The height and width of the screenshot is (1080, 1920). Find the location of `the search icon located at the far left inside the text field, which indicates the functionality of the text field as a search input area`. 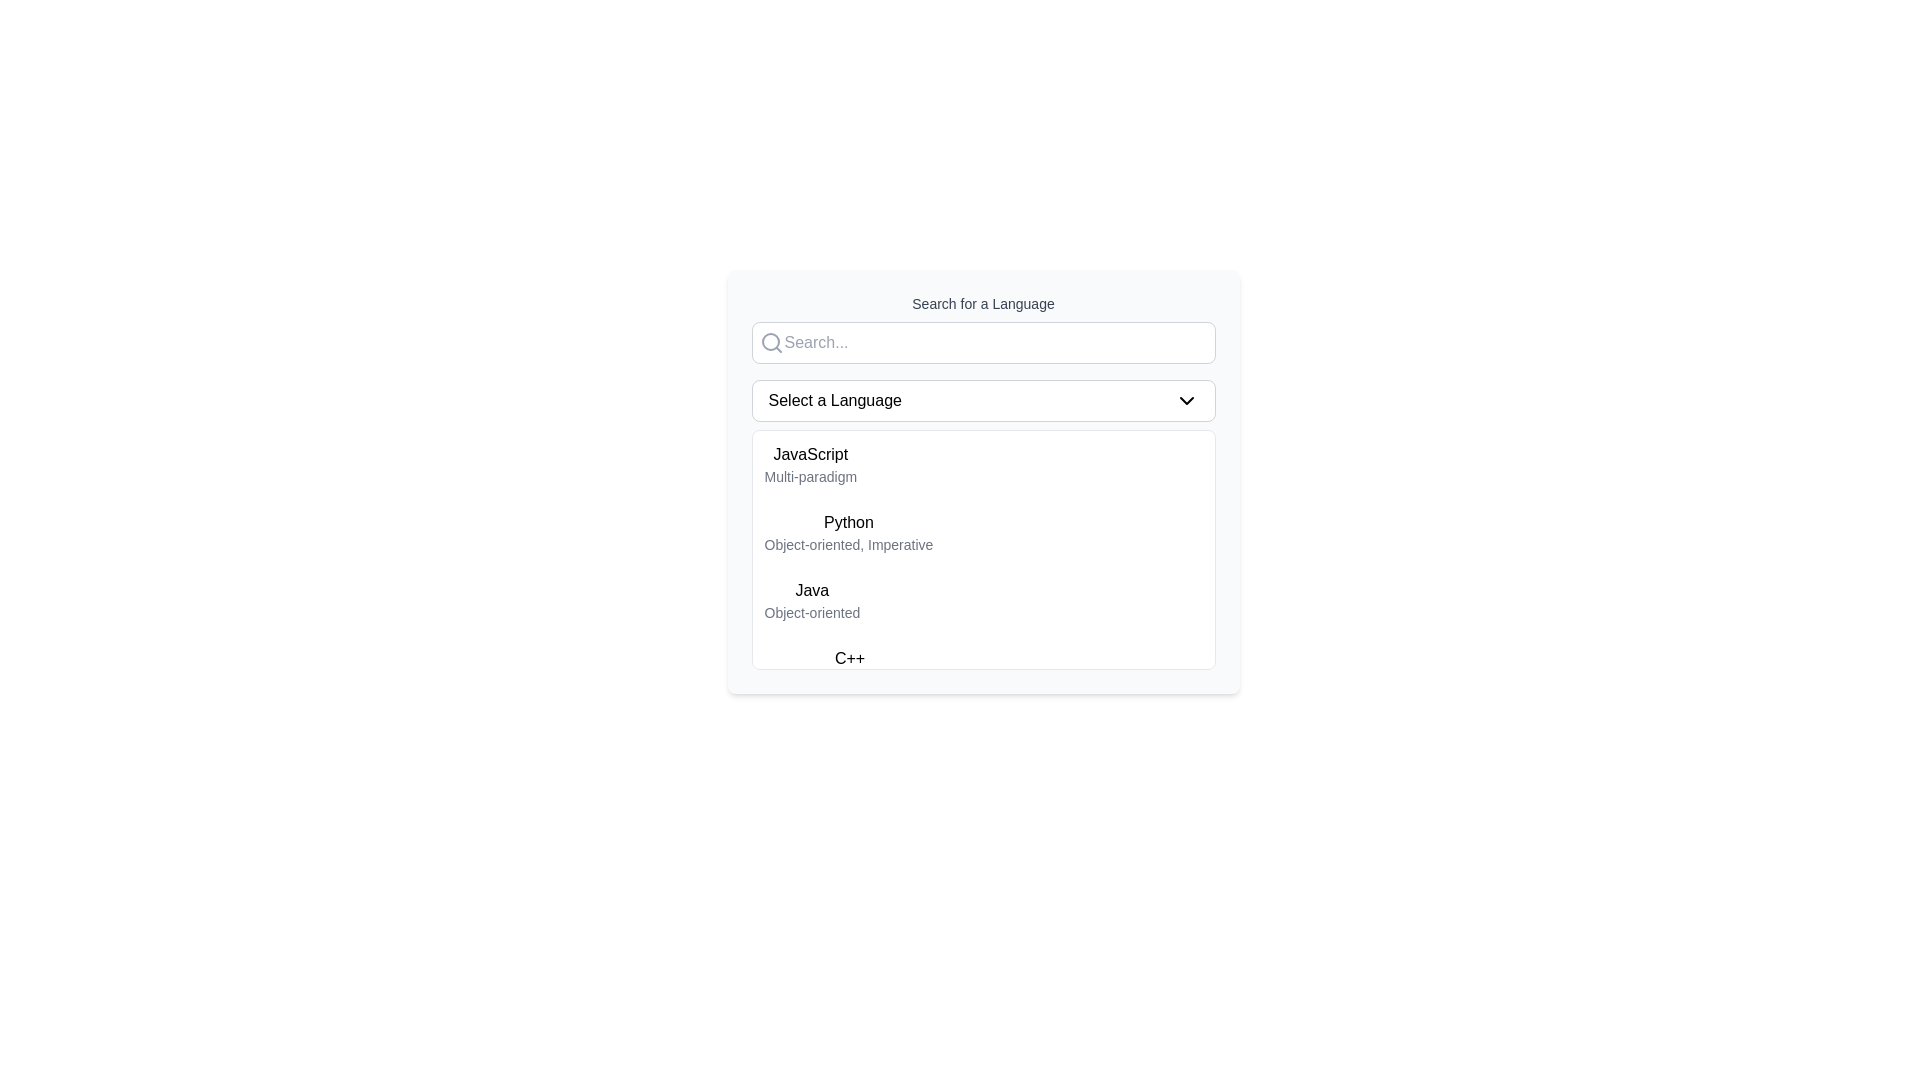

the search icon located at the far left inside the text field, which indicates the functionality of the text field as a search input area is located at coordinates (770, 342).